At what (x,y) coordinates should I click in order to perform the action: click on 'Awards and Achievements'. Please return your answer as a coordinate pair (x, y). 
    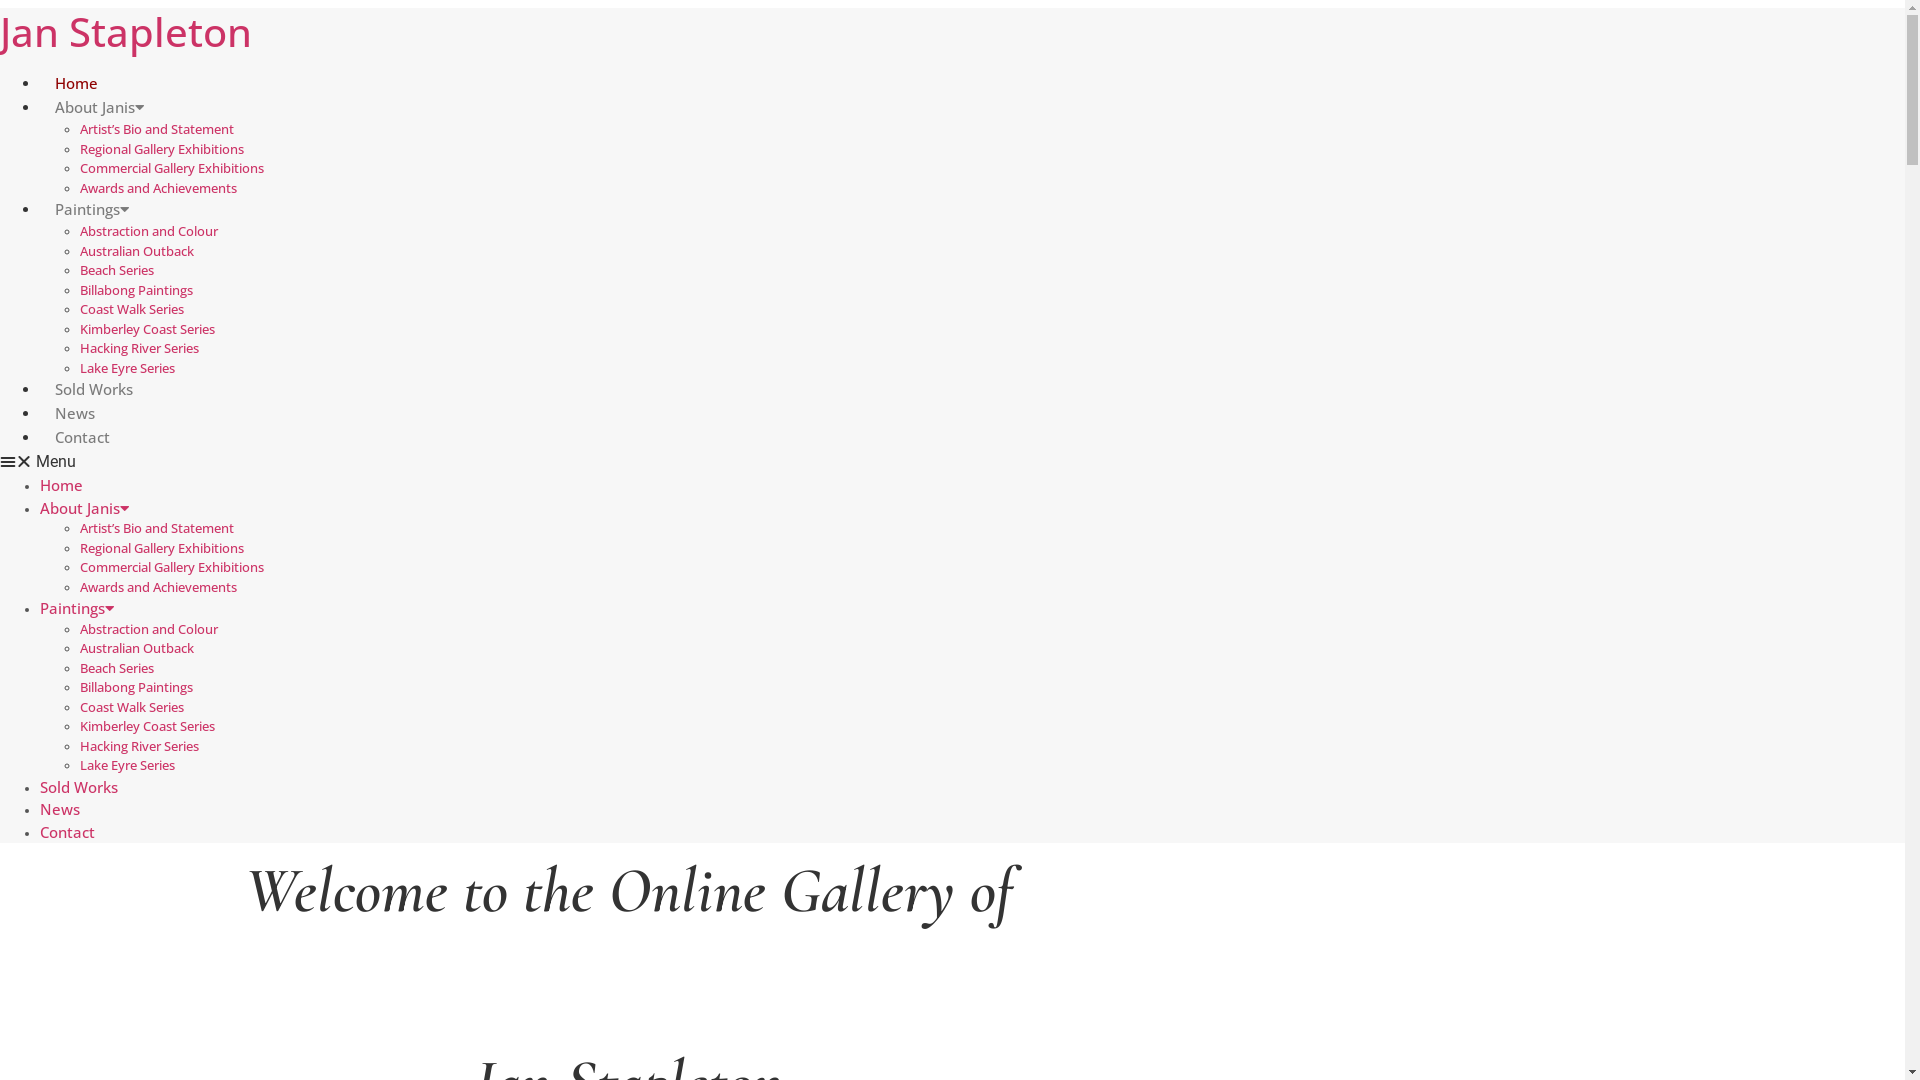
    Looking at the image, I should click on (80, 186).